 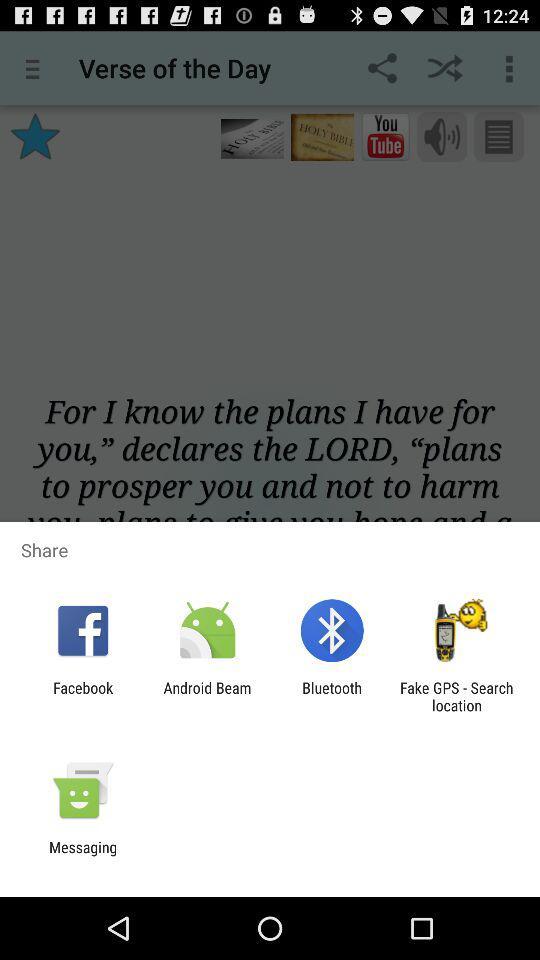 I want to click on the app next to the android beam app, so click(x=332, y=696).